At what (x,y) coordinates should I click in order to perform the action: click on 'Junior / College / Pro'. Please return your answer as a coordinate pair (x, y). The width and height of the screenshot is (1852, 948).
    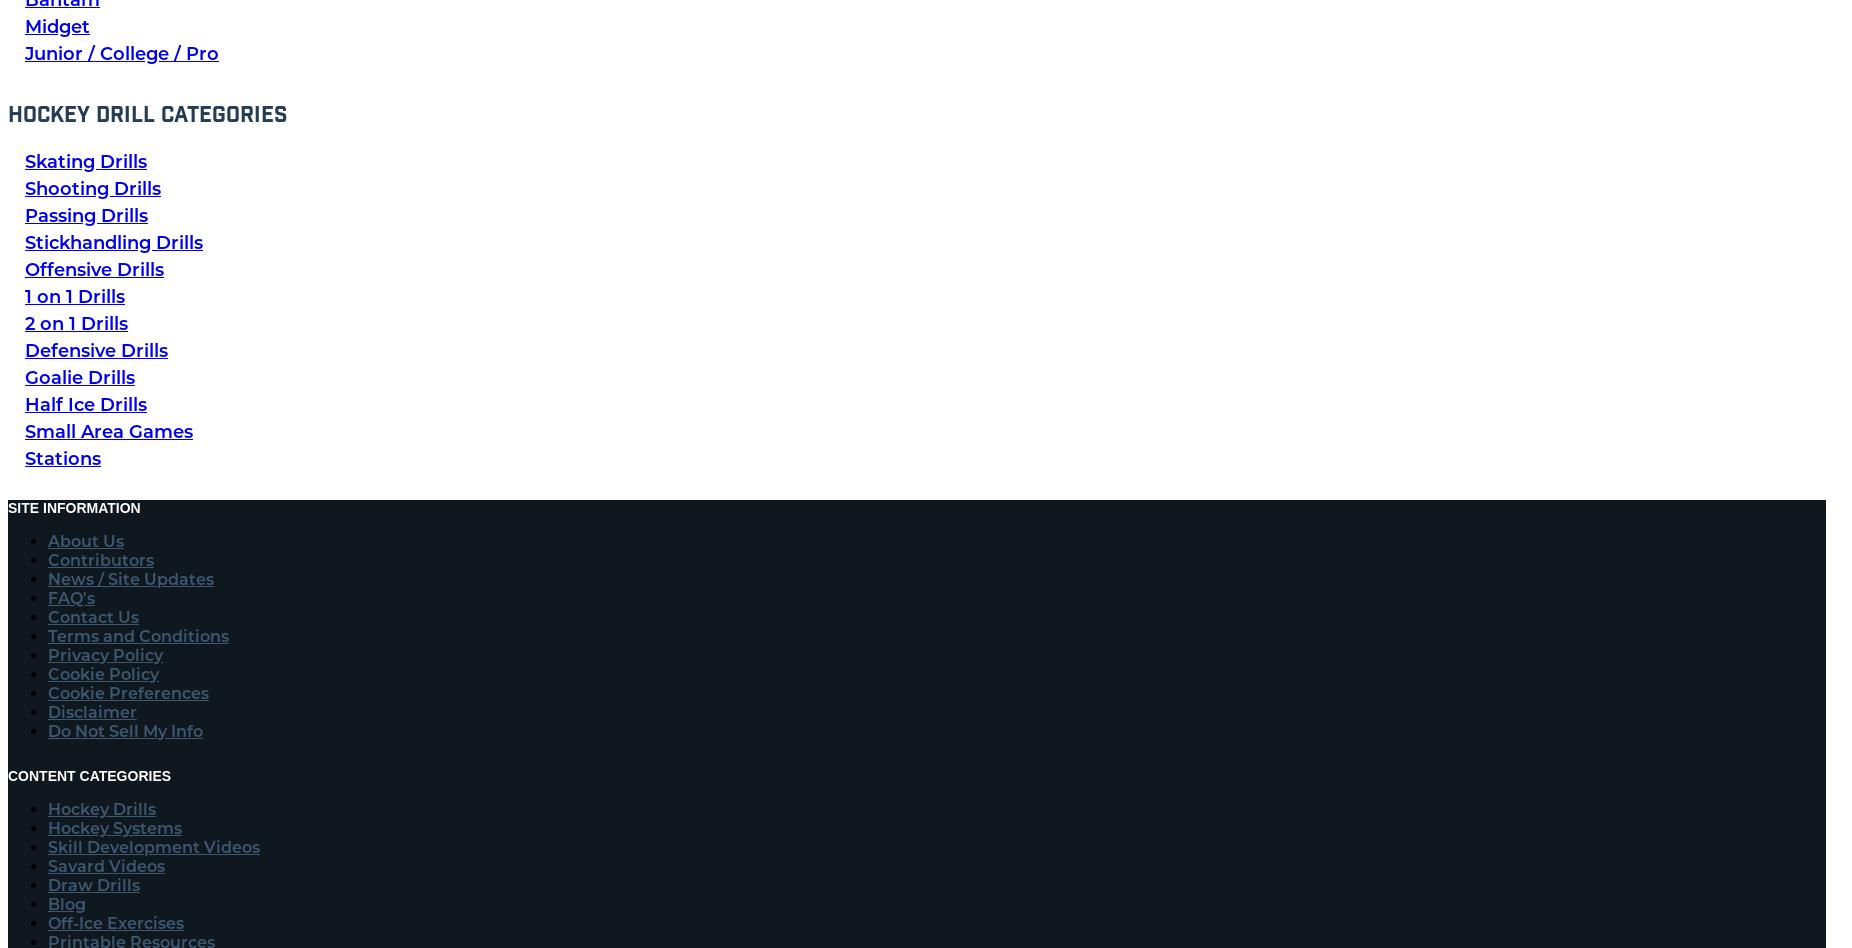
    Looking at the image, I should click on (121, 54).